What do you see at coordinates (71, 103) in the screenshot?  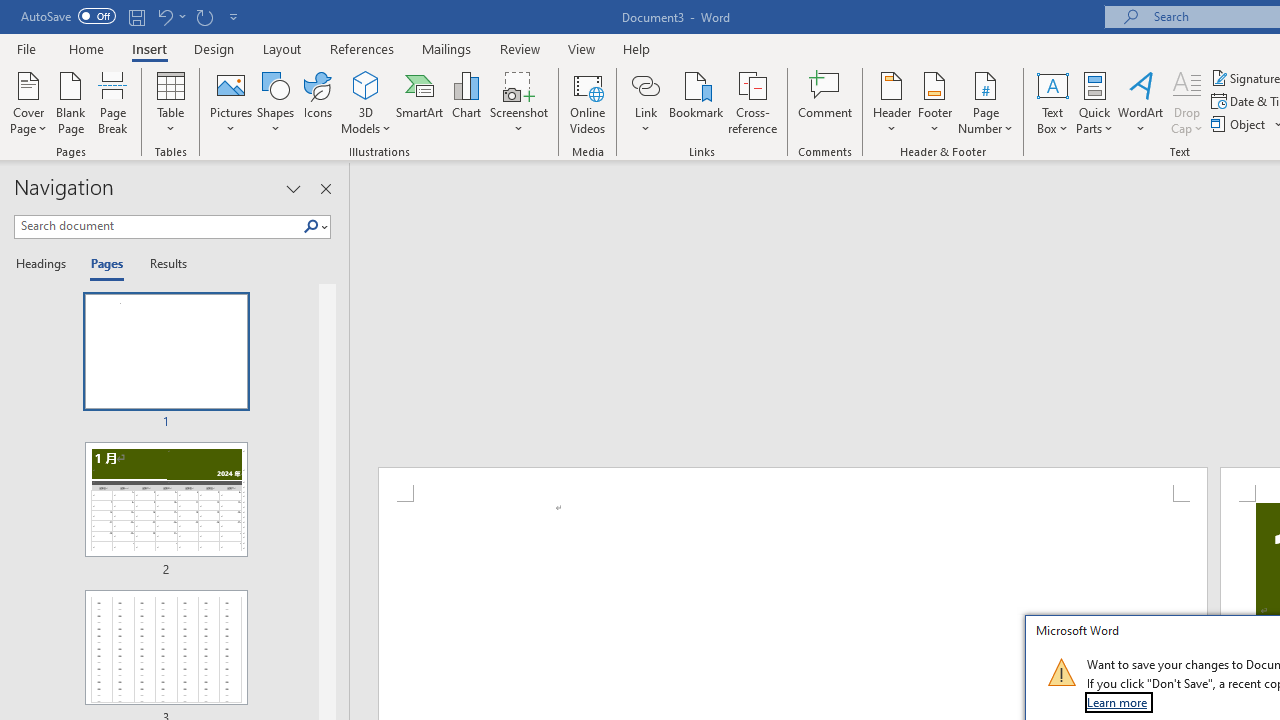 I see `'Blank Page'` at bounding box center [71, 103].